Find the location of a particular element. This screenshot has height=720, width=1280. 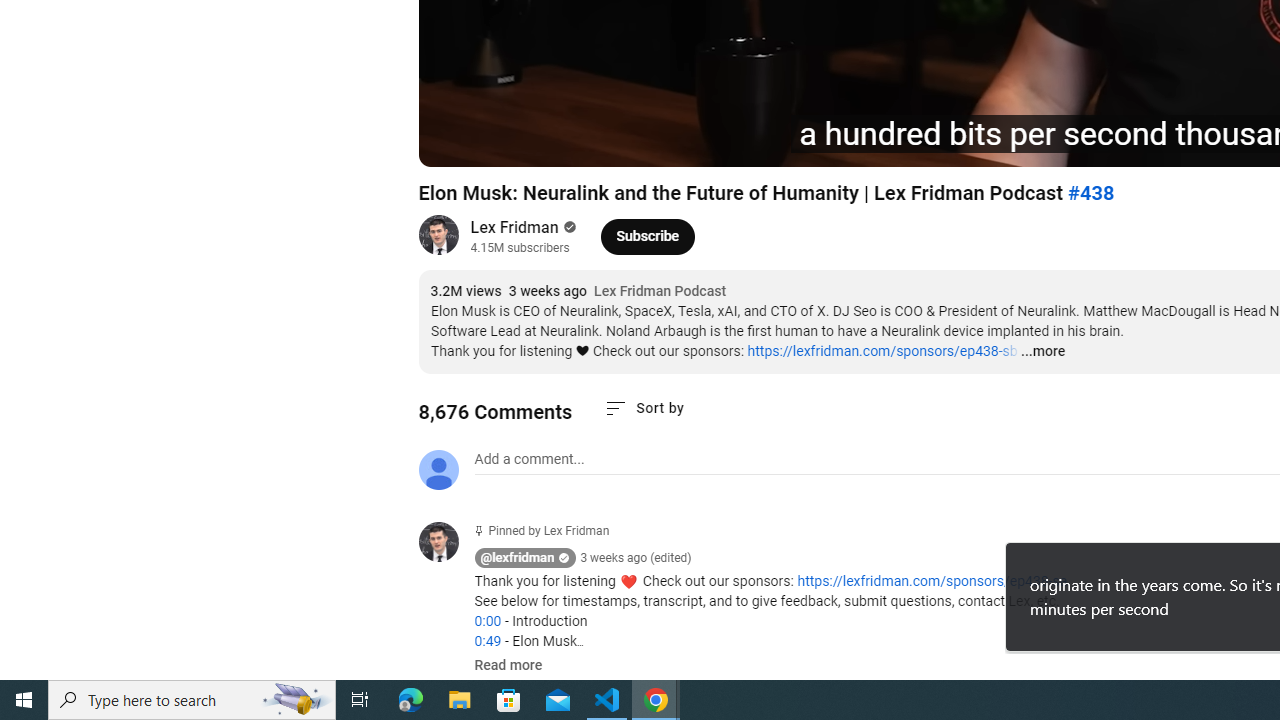

'3 weeks ago (edited)' is located at coordinates (635, 558).